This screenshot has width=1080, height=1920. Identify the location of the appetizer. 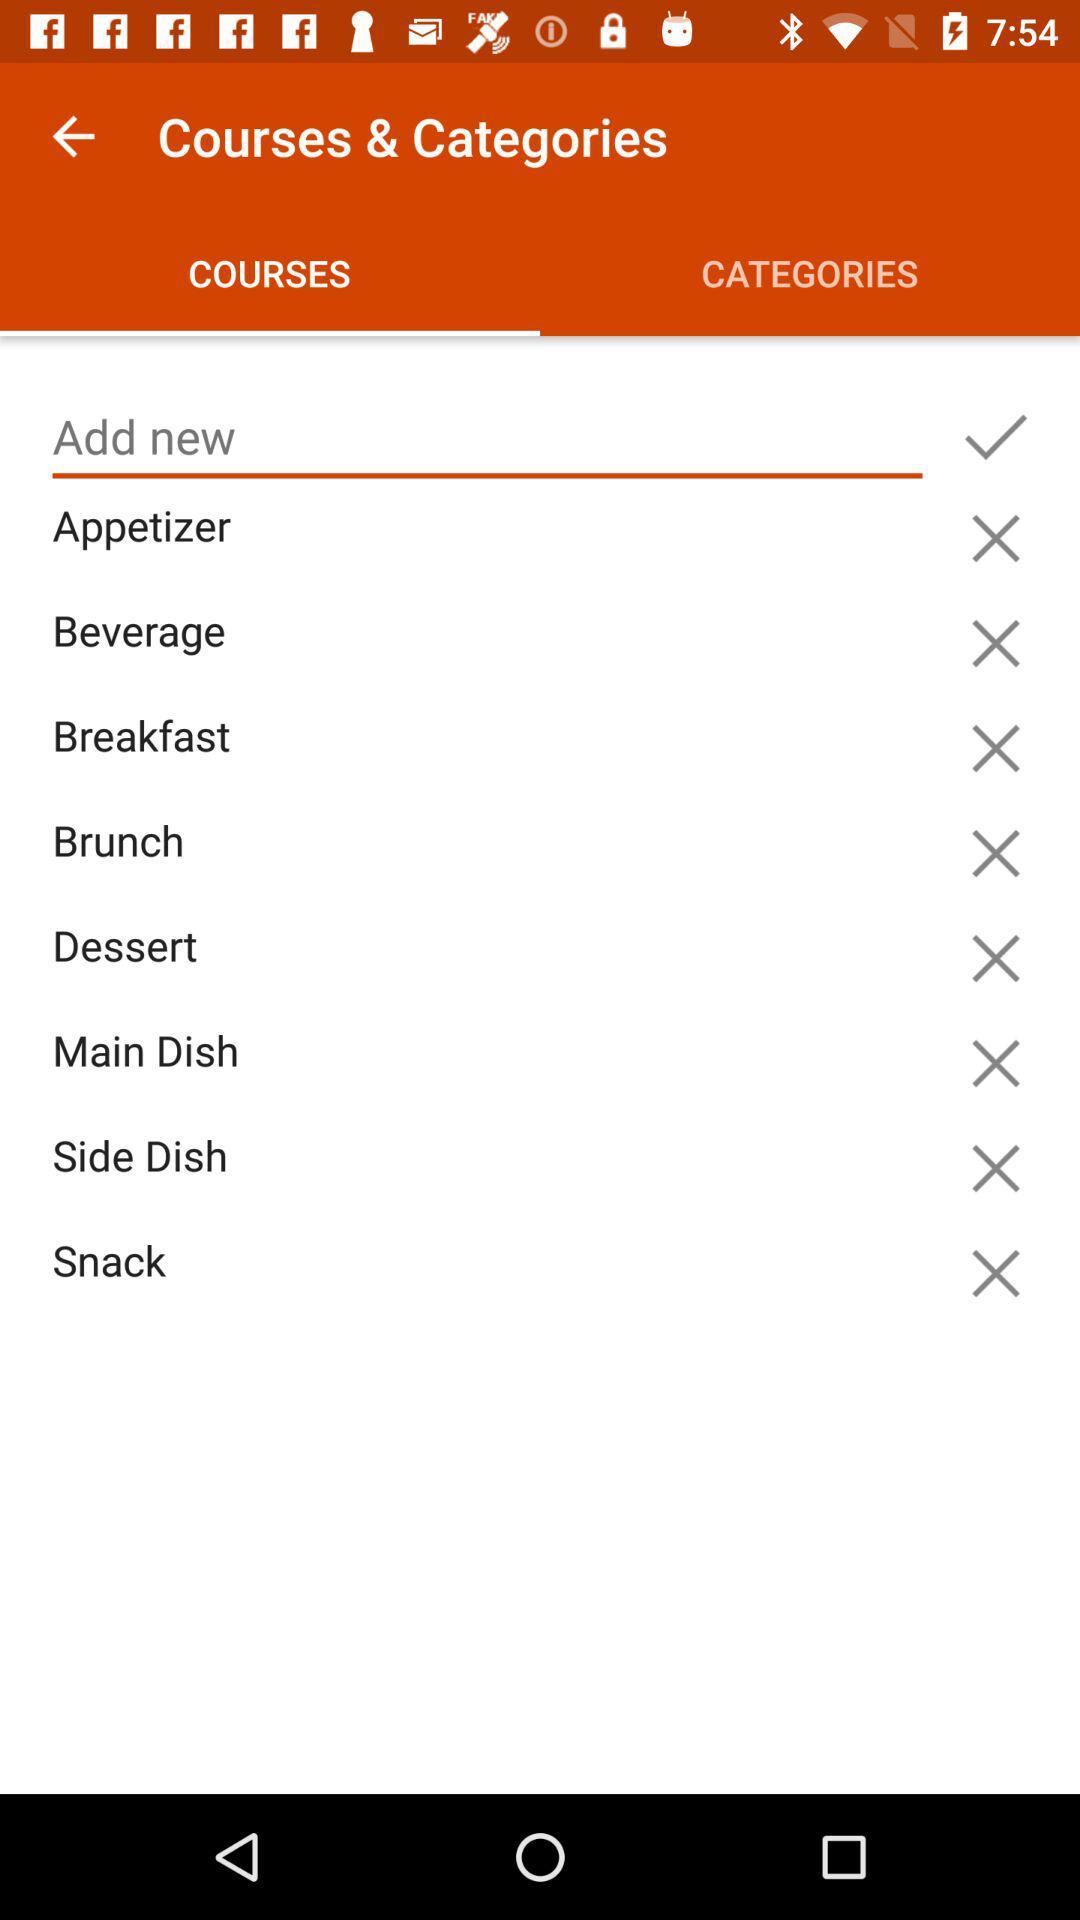
(492, 548).